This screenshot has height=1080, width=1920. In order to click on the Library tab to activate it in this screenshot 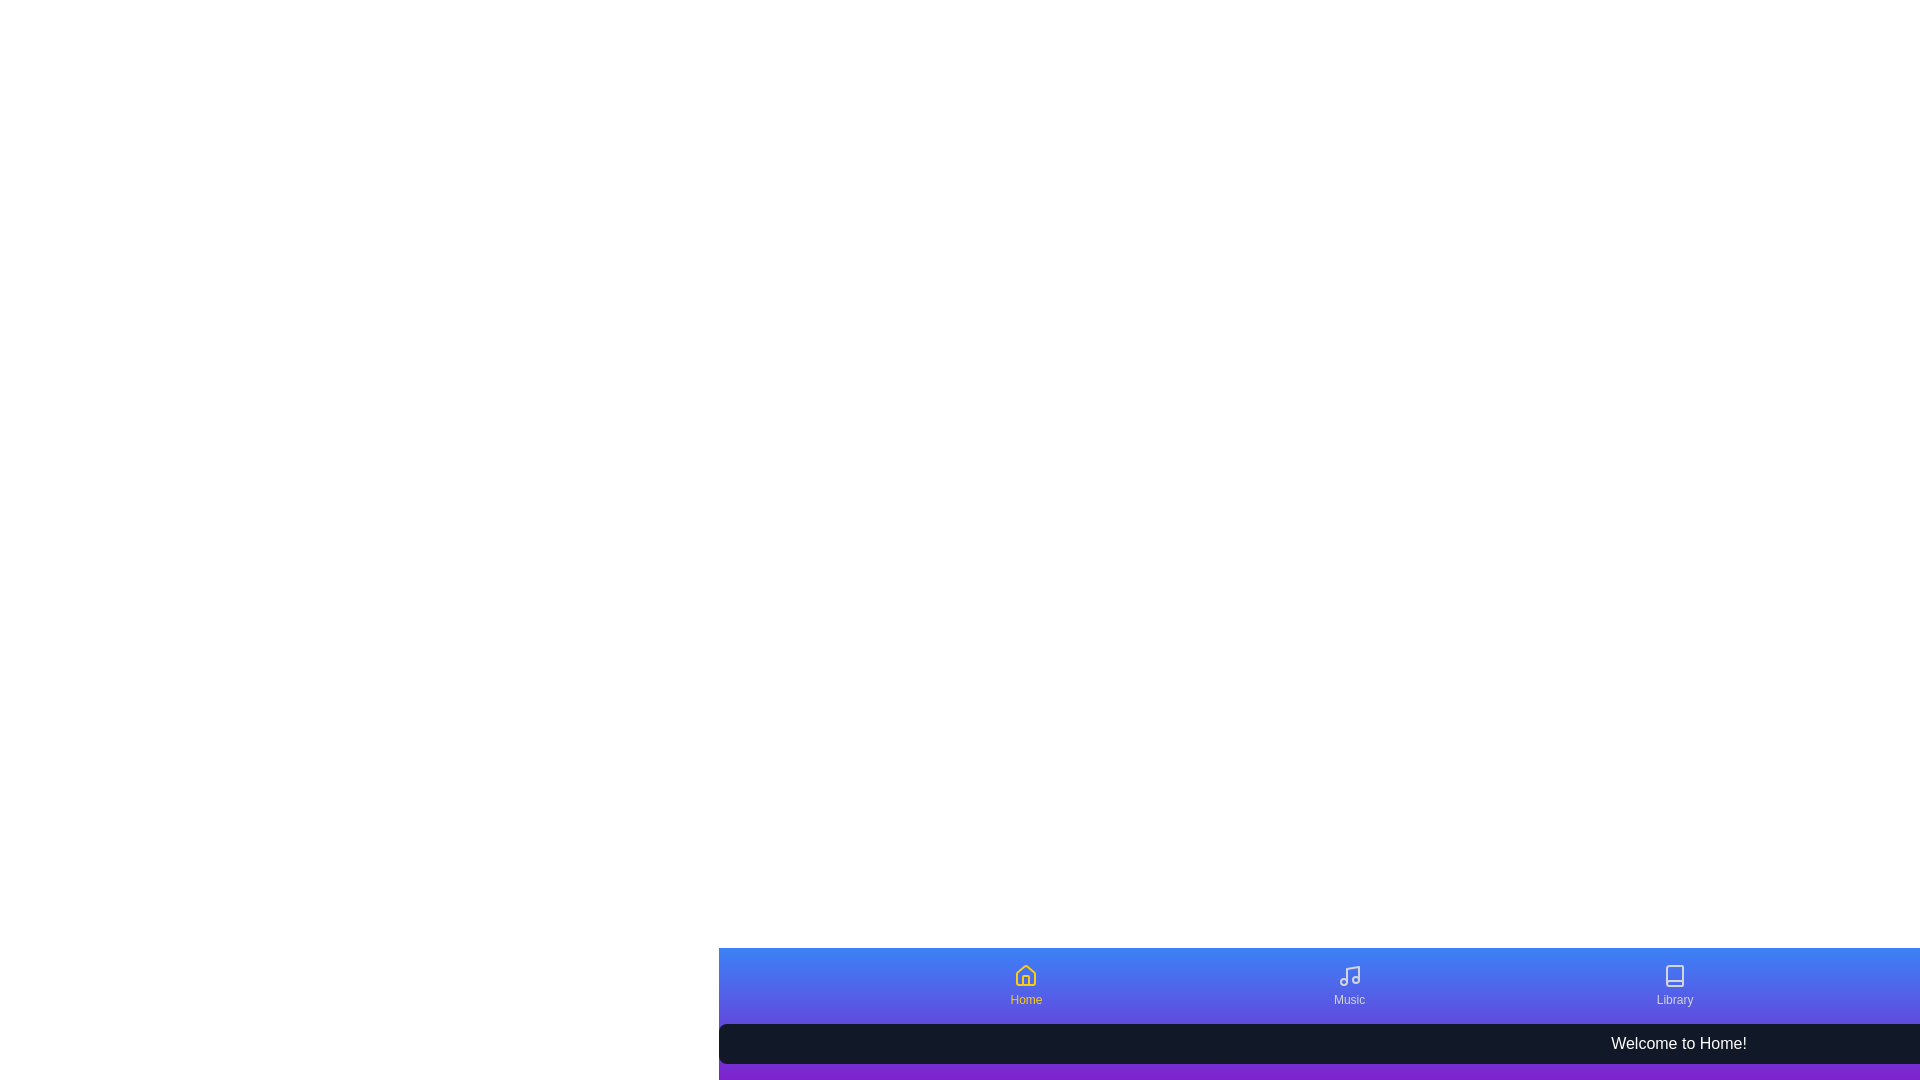, I will do `click(1675, 985)`.